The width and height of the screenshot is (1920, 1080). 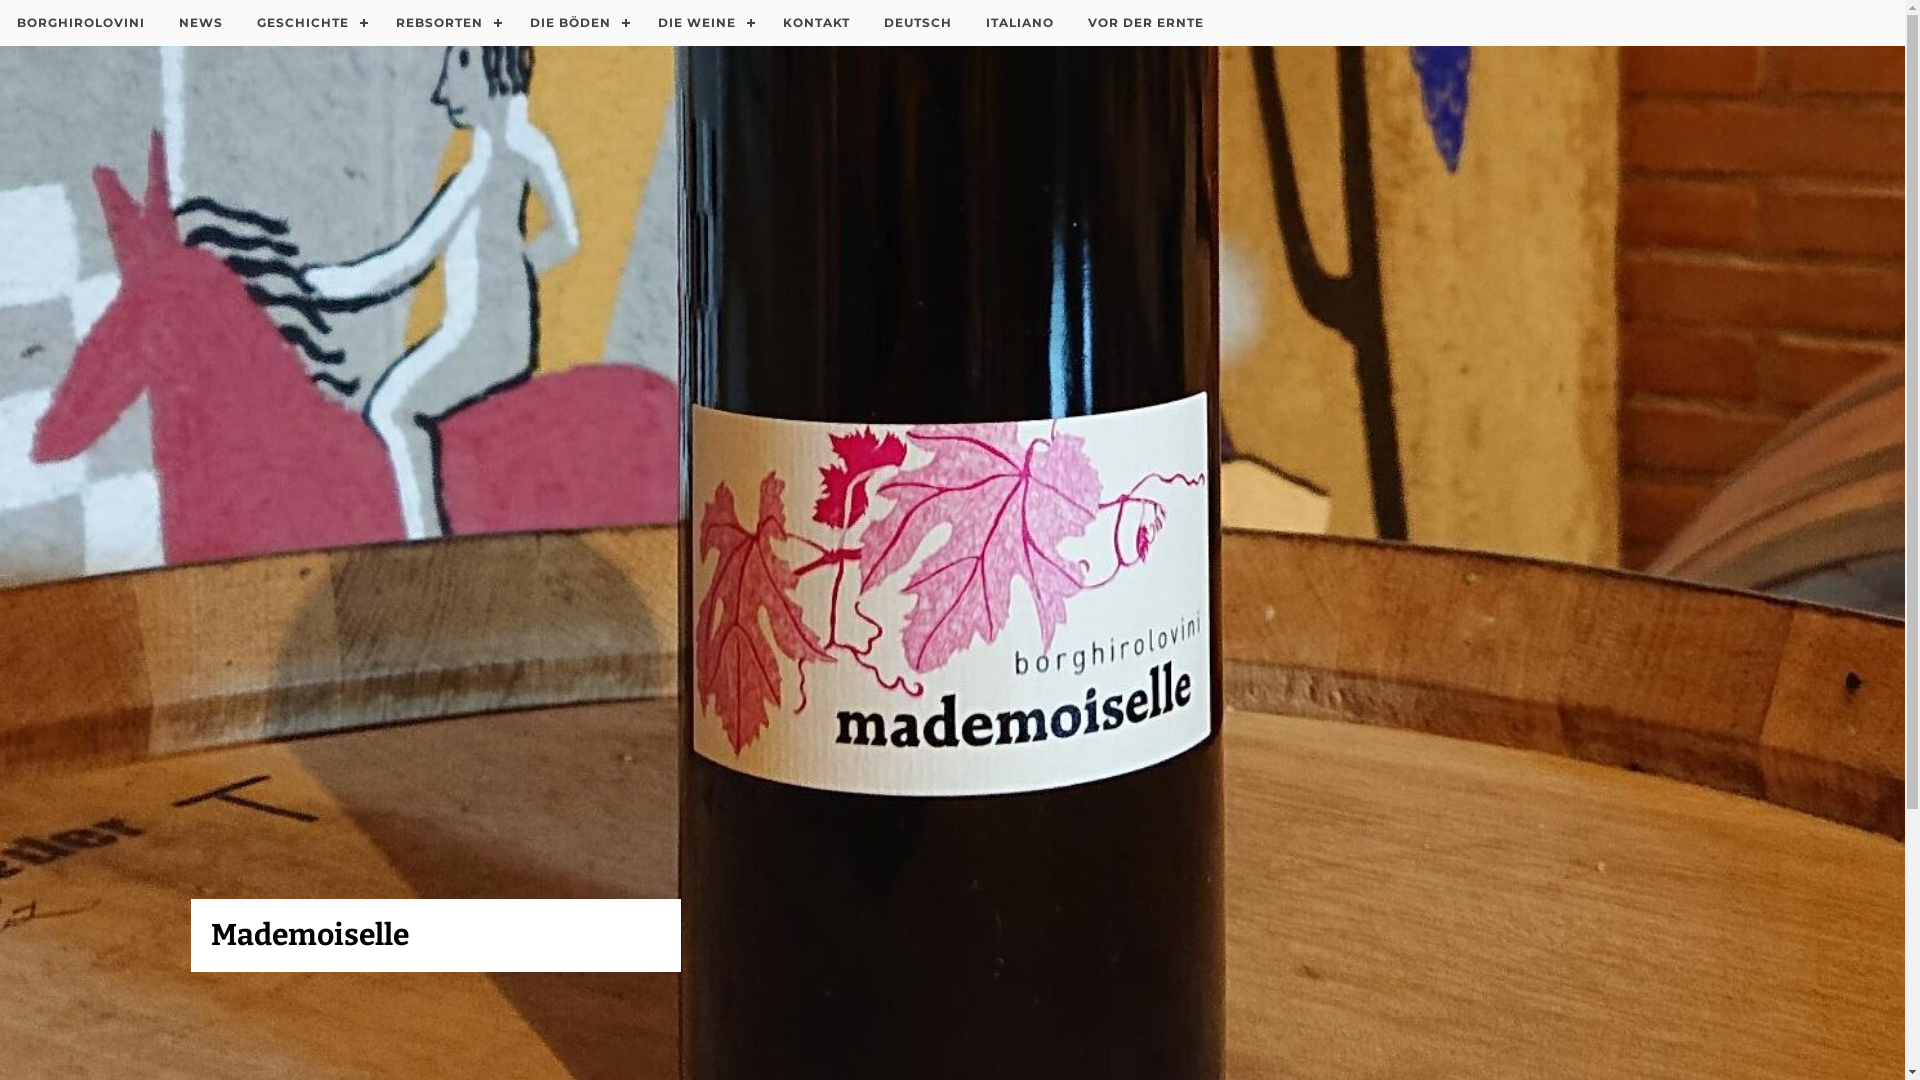 What do you see at coordinates (201, 23) in the screenshot?
I see `'NEWS'` at bounding box center [201, 23].